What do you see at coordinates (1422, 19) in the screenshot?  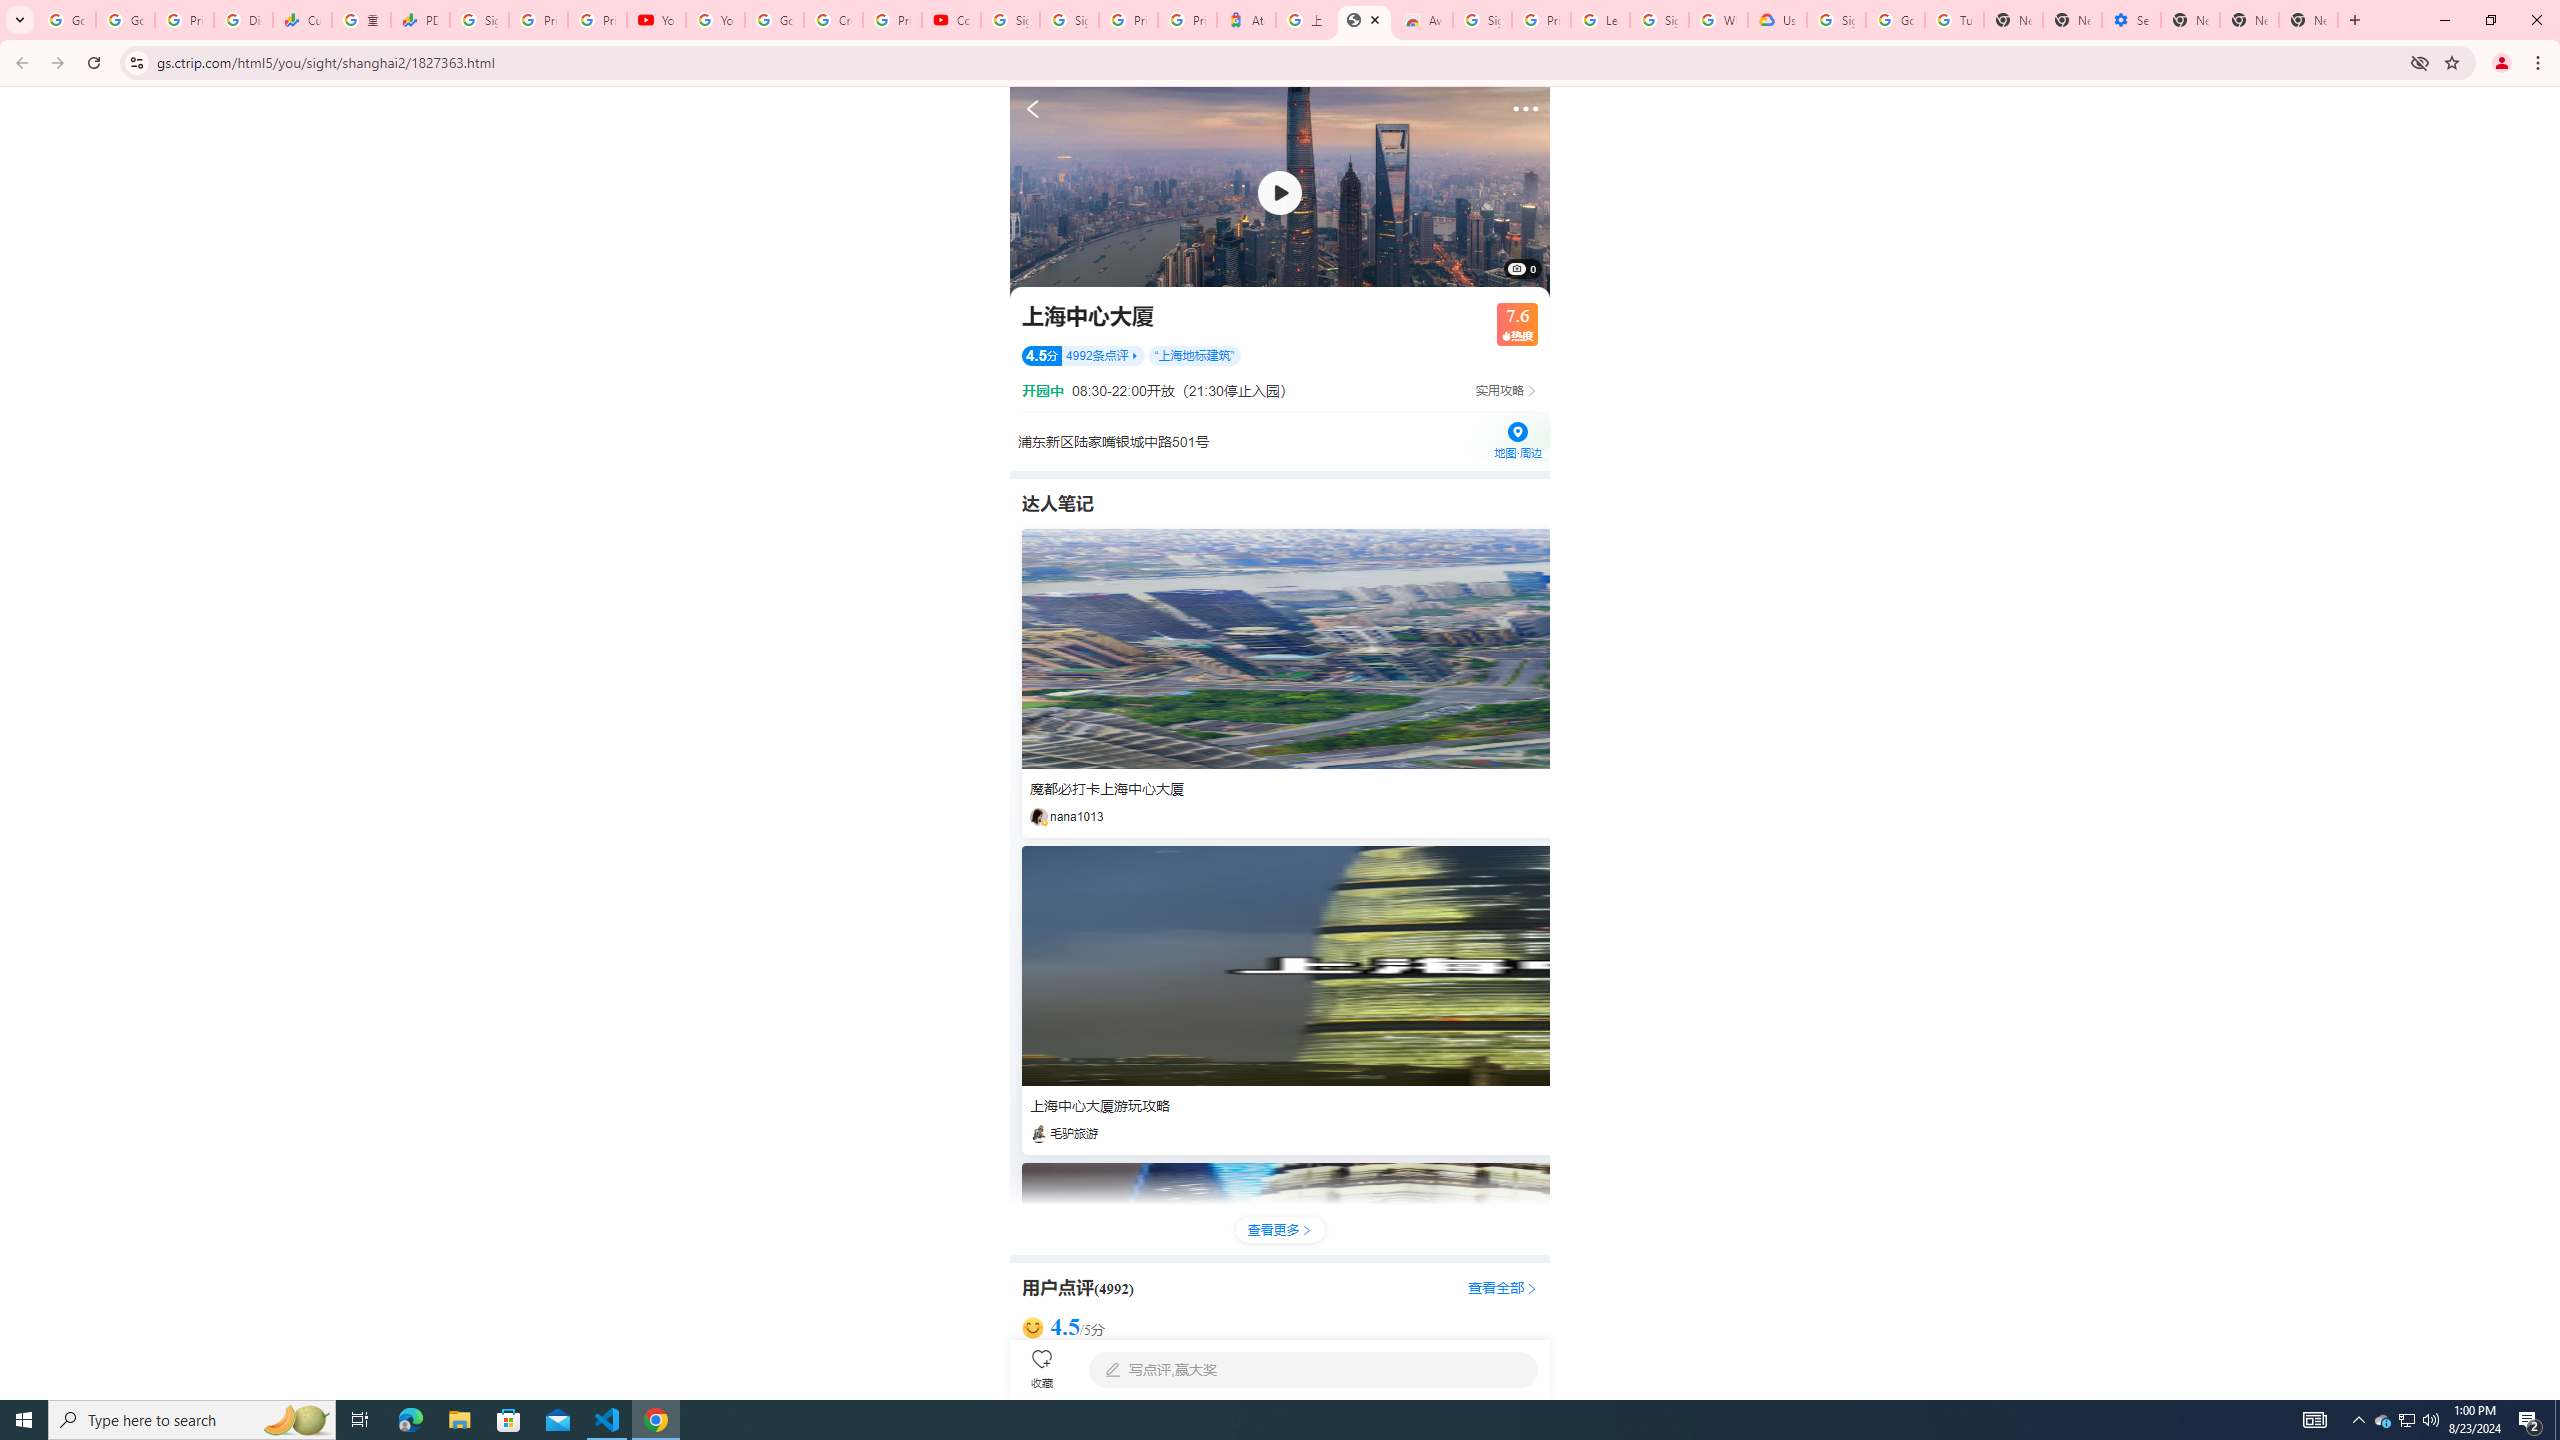 I see `'Awesome Screen Recorder & Screenshot - Chrome Web Store'` at bounding box center [1422, 19].